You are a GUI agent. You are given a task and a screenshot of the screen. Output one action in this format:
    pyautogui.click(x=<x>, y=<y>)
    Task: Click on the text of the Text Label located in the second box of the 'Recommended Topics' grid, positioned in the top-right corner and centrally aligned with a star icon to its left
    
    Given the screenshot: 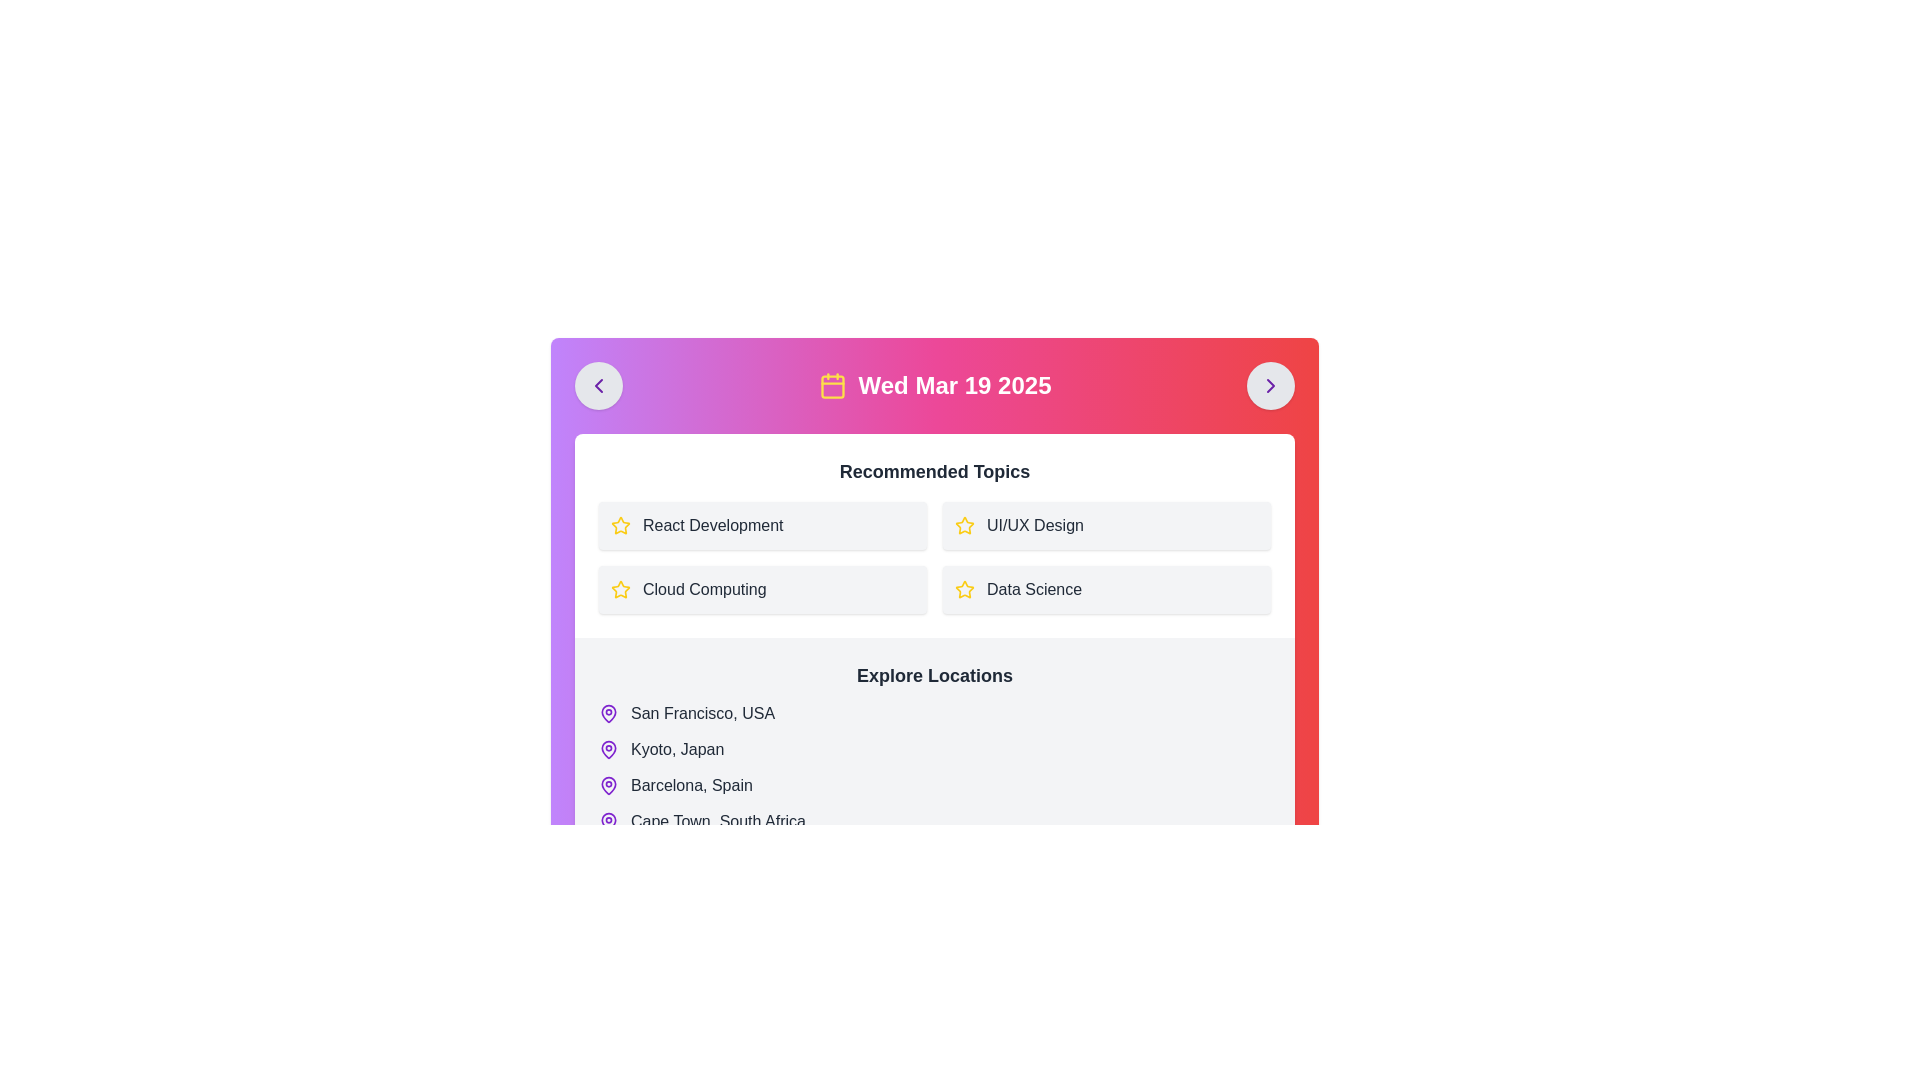 What is the action you would take?
    pyautogui.click(x=1035, y=524)
    